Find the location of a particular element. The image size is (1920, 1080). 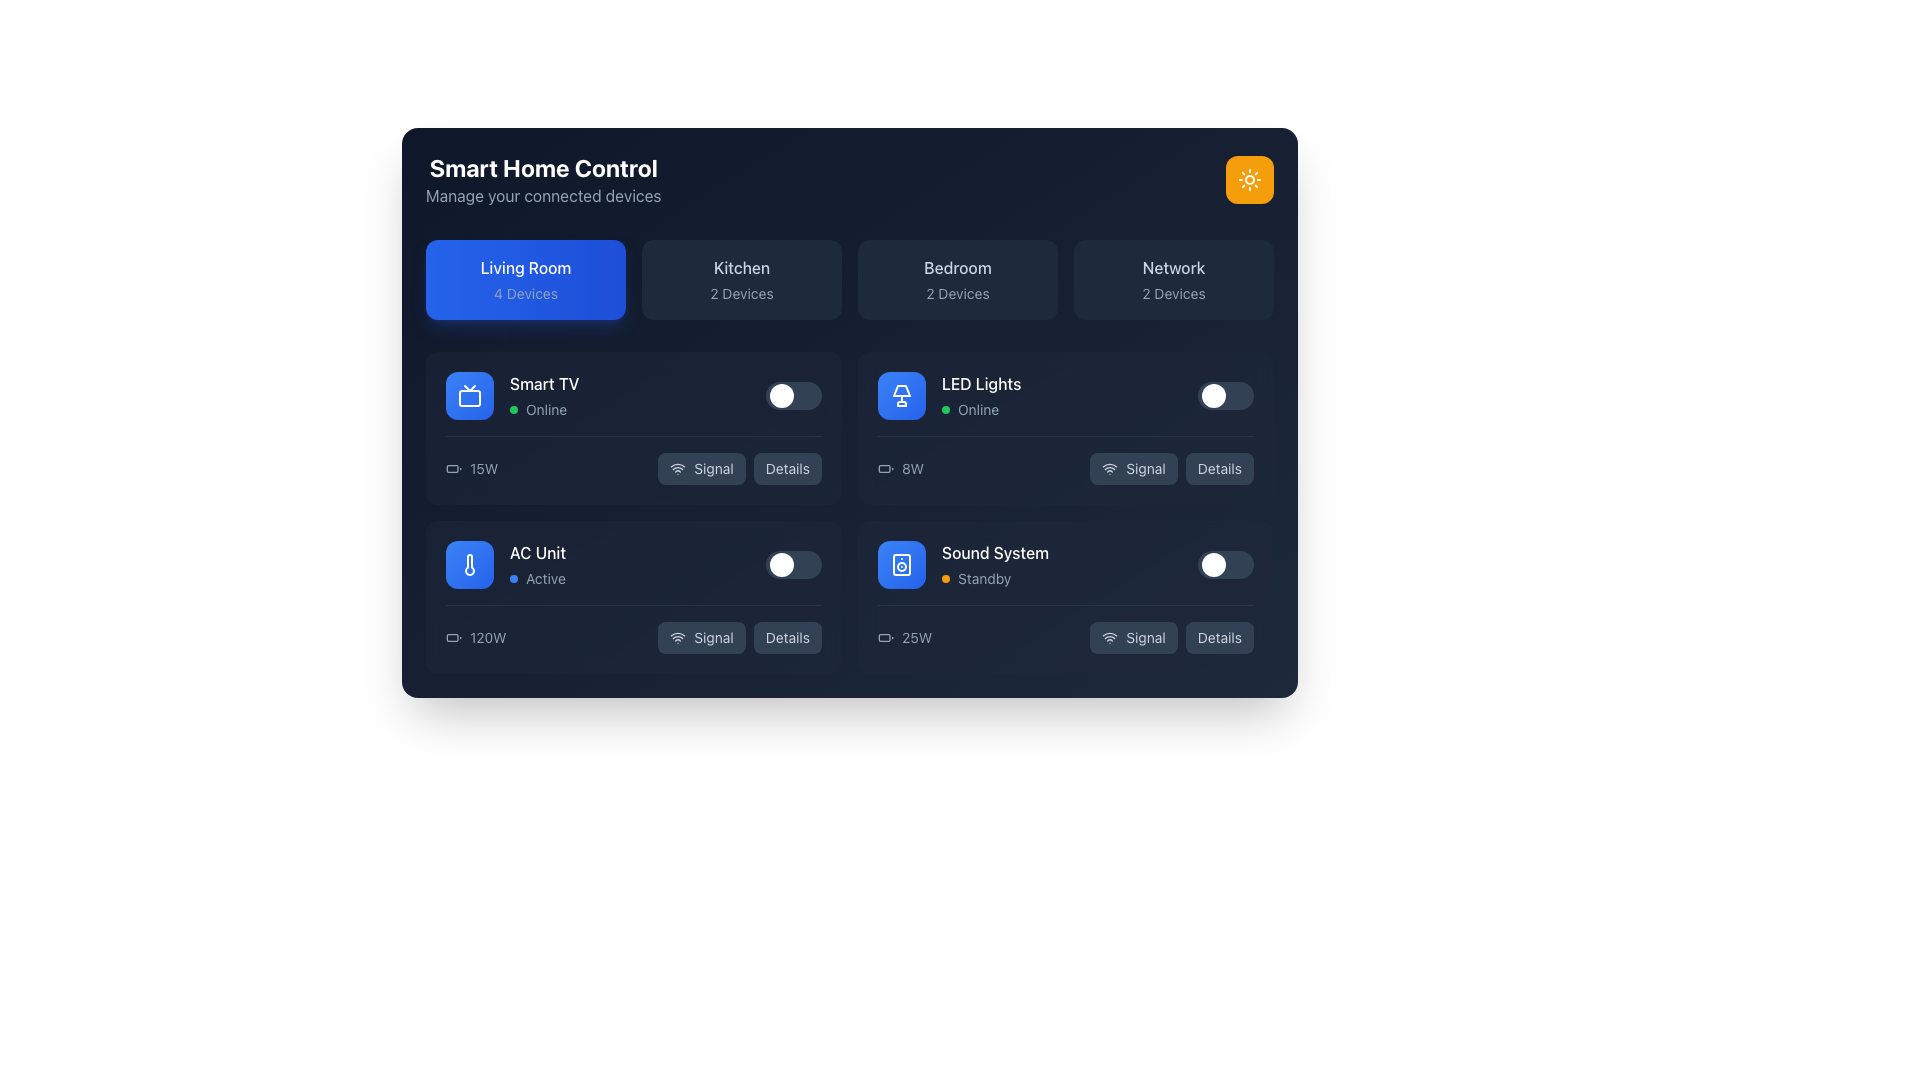

the Button with an icon representing the 'AC Unit' in the 'Smart Home Control' interface, located in the lower row of the main content area is located at coordinates (469, 564).